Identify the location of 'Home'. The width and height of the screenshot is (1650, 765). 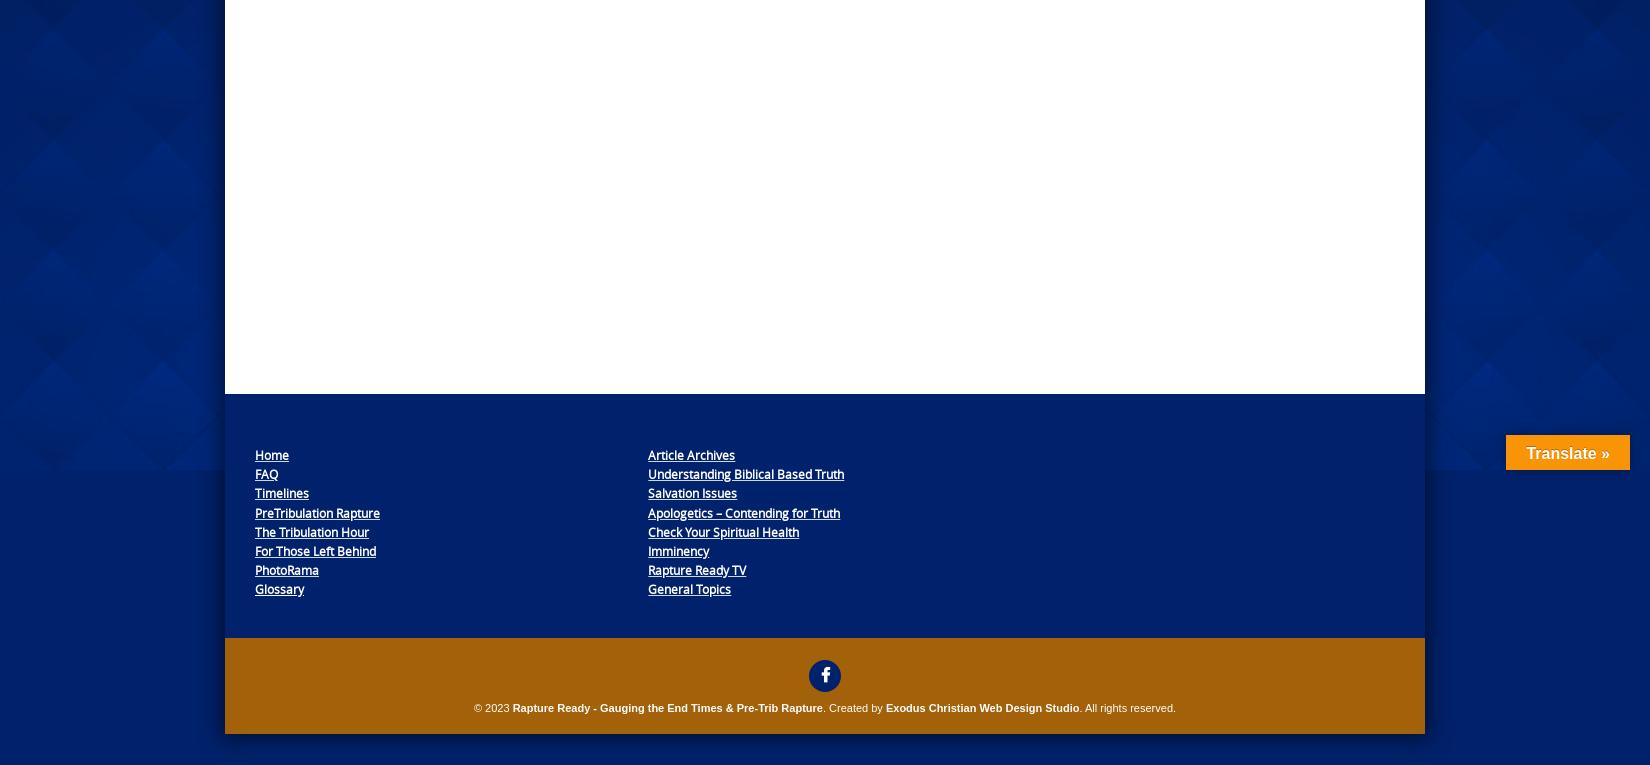
(271, 454).